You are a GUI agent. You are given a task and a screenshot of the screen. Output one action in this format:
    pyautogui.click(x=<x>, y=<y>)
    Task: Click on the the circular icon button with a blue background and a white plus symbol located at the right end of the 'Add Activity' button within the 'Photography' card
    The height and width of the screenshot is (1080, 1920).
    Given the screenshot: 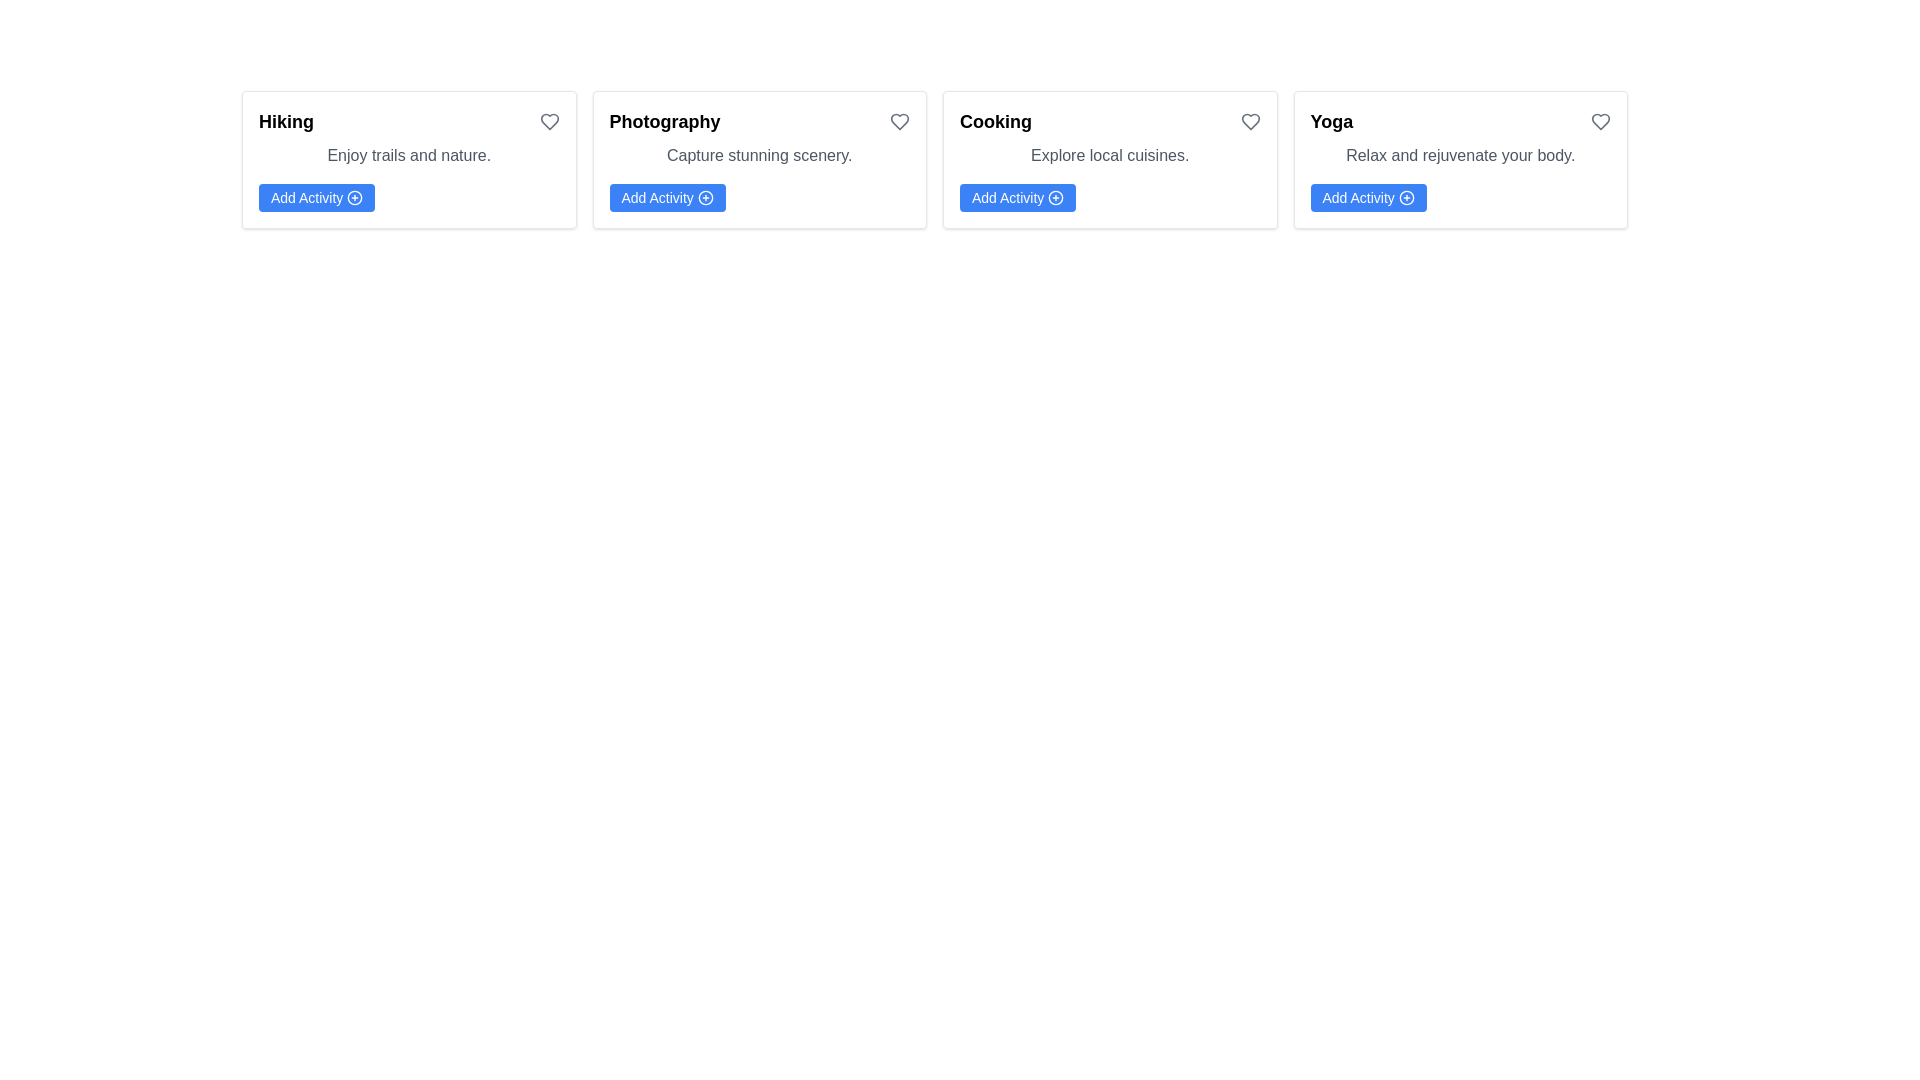 What is the action you would take?
    pyautogui.click(x=705, y=197)
    